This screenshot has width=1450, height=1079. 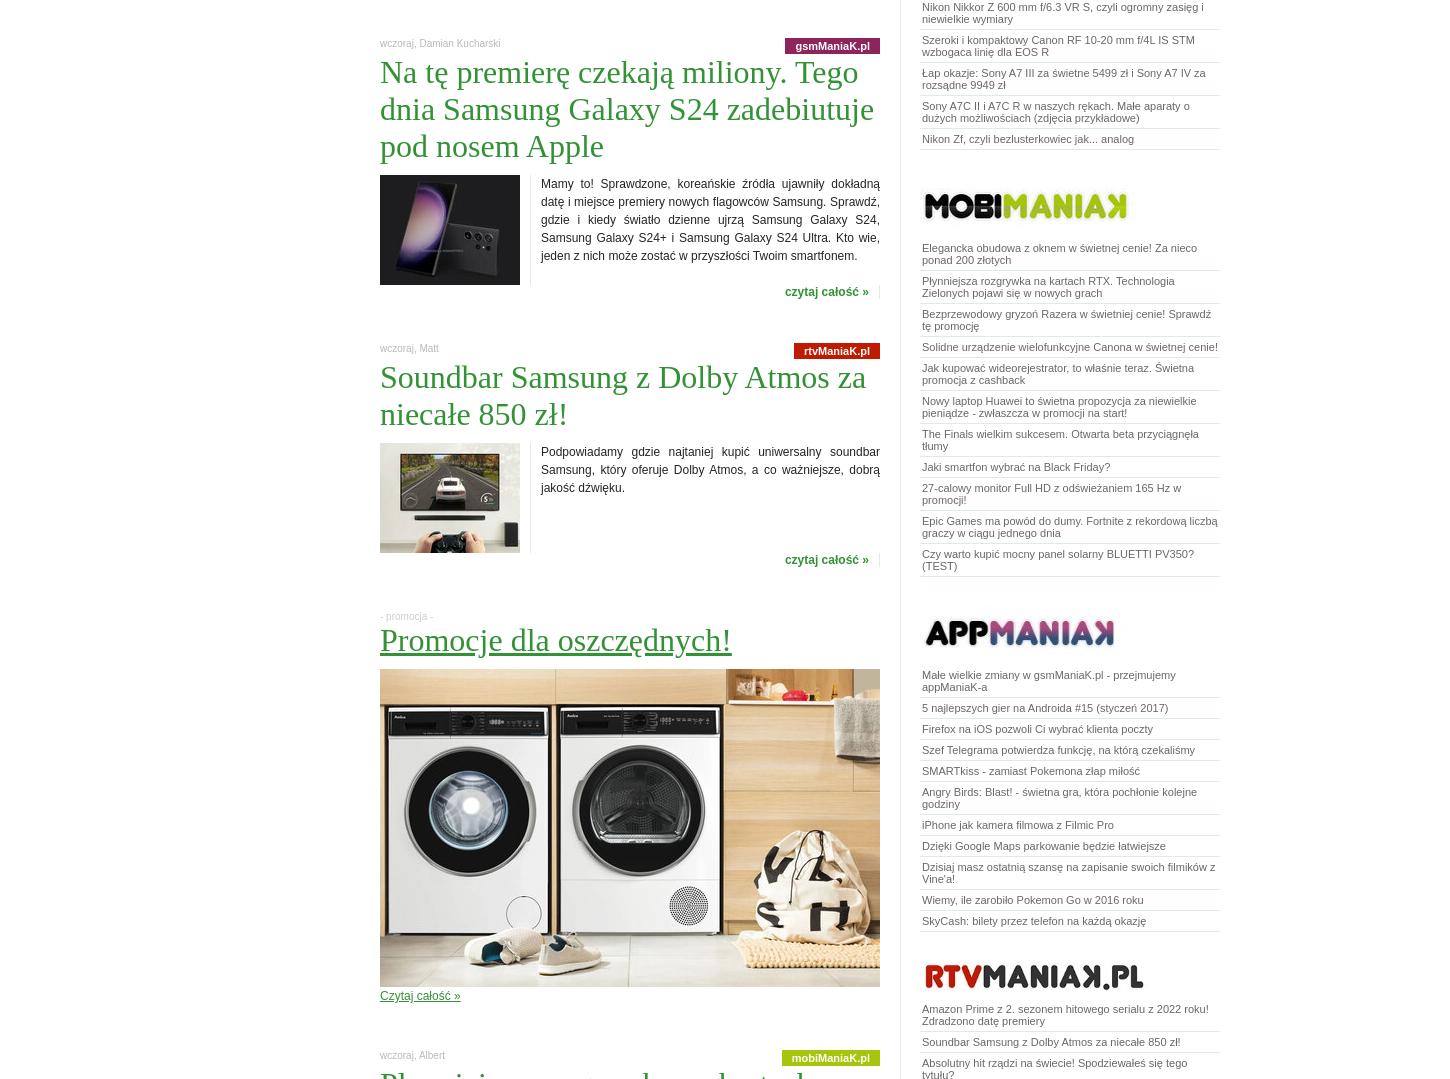 What do you see at coordinates (1058, 44) in the screenshot?
I see `'Szeroki i kompaktowy Canon RF 10-20 mm f/4L IS STM wzbogaca linię dla EOS R'` at bounding box center [1058, 44].